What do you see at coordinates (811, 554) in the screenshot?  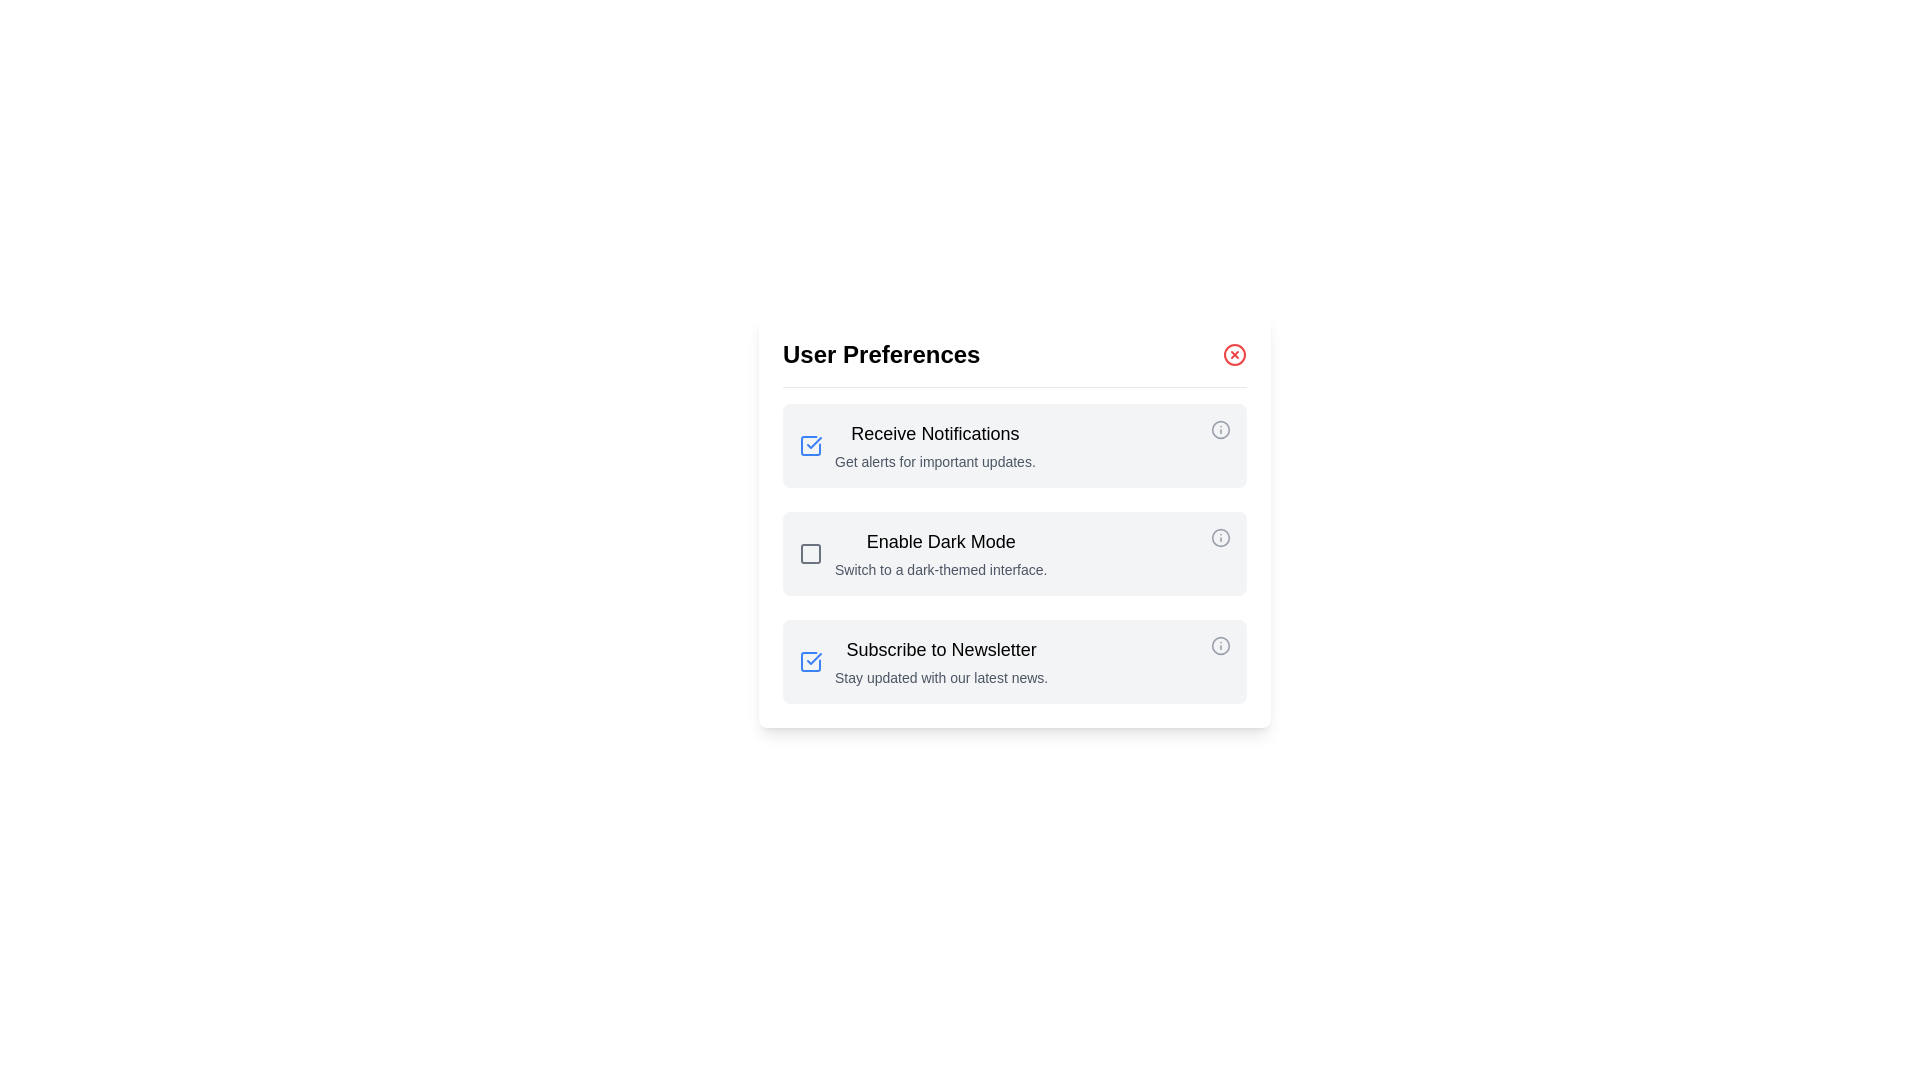 I see `the inactive checkbox in the 'User Preferences' section` at bounding box center [811, 554].